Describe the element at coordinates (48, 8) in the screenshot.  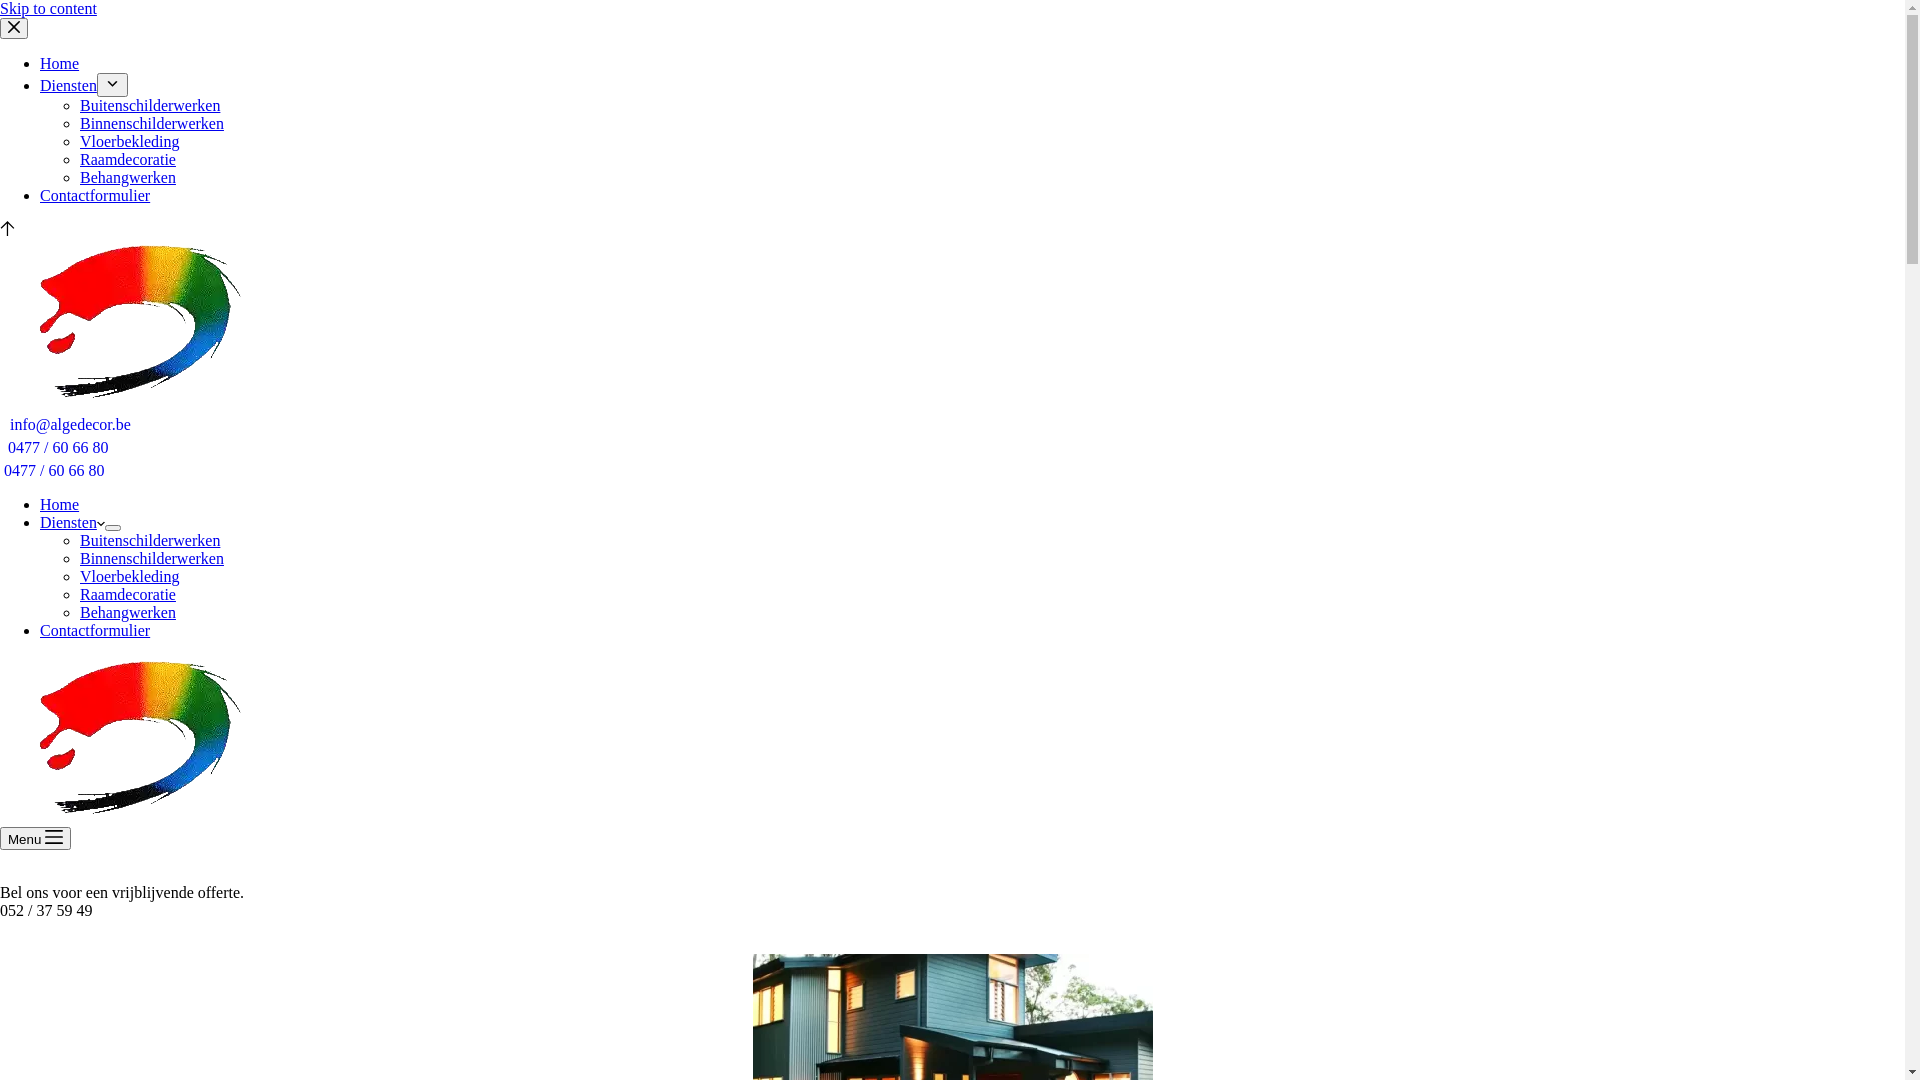
I see `'Skip to content'` at that location.